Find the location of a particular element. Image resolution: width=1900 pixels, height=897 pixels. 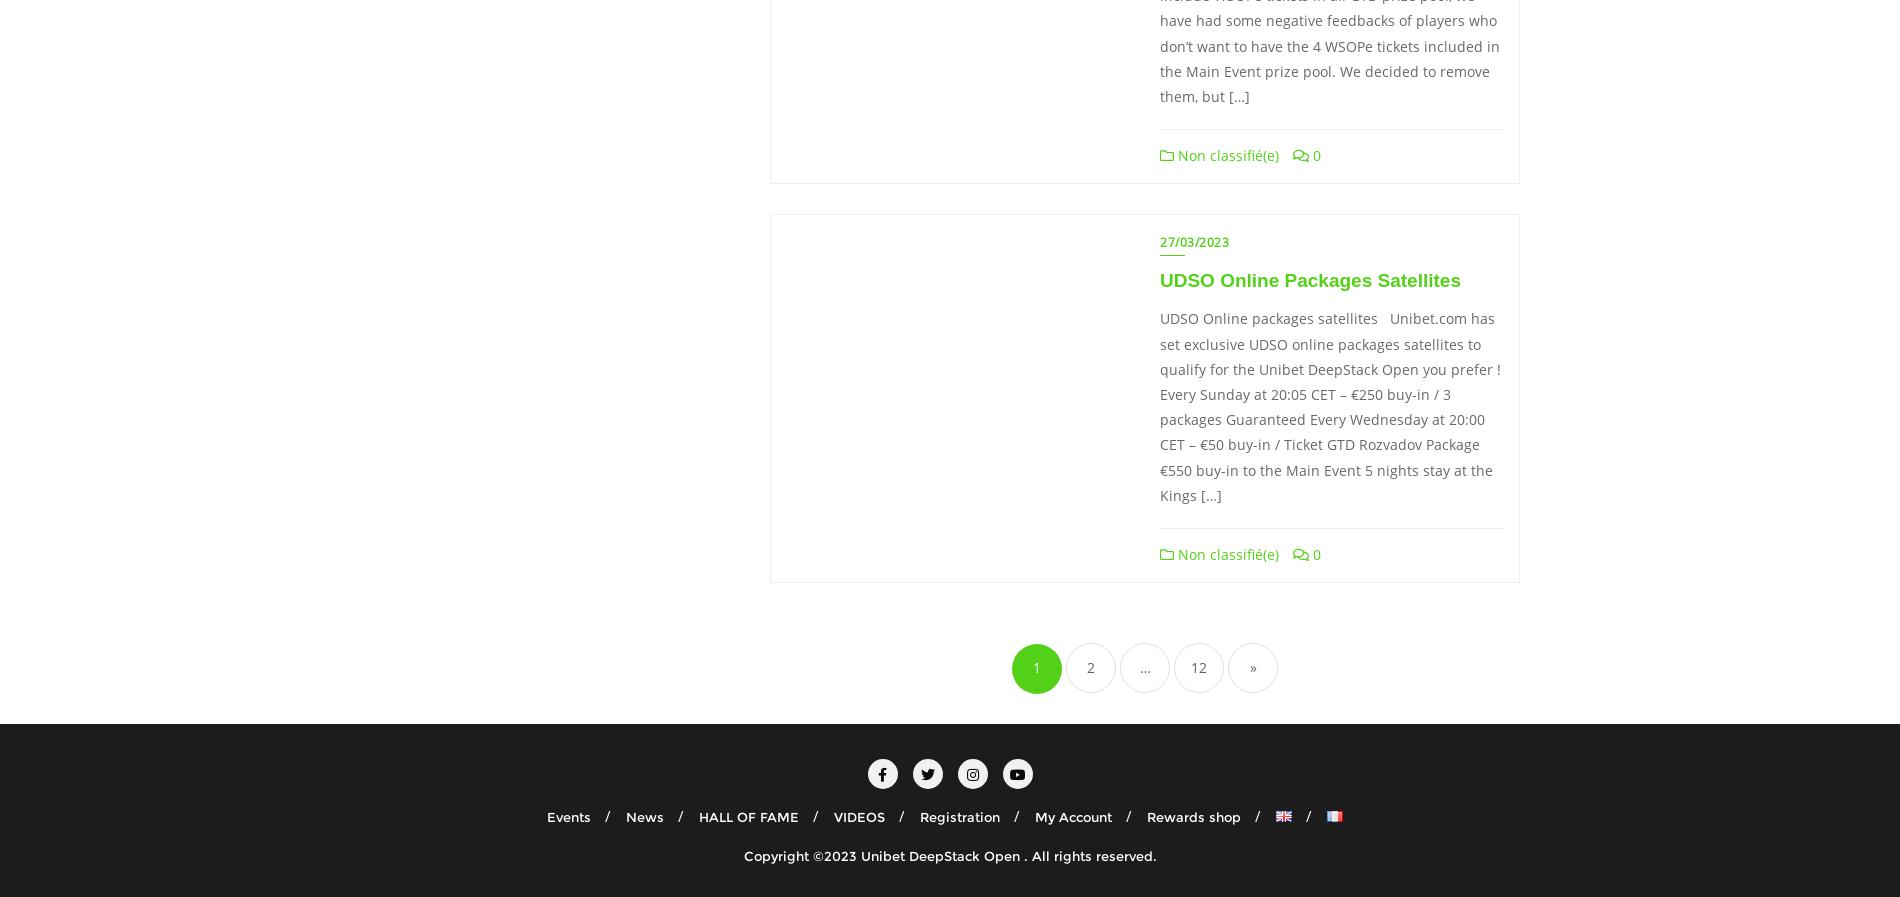

'Rewards shop' is located at coordinates (1192, 816).